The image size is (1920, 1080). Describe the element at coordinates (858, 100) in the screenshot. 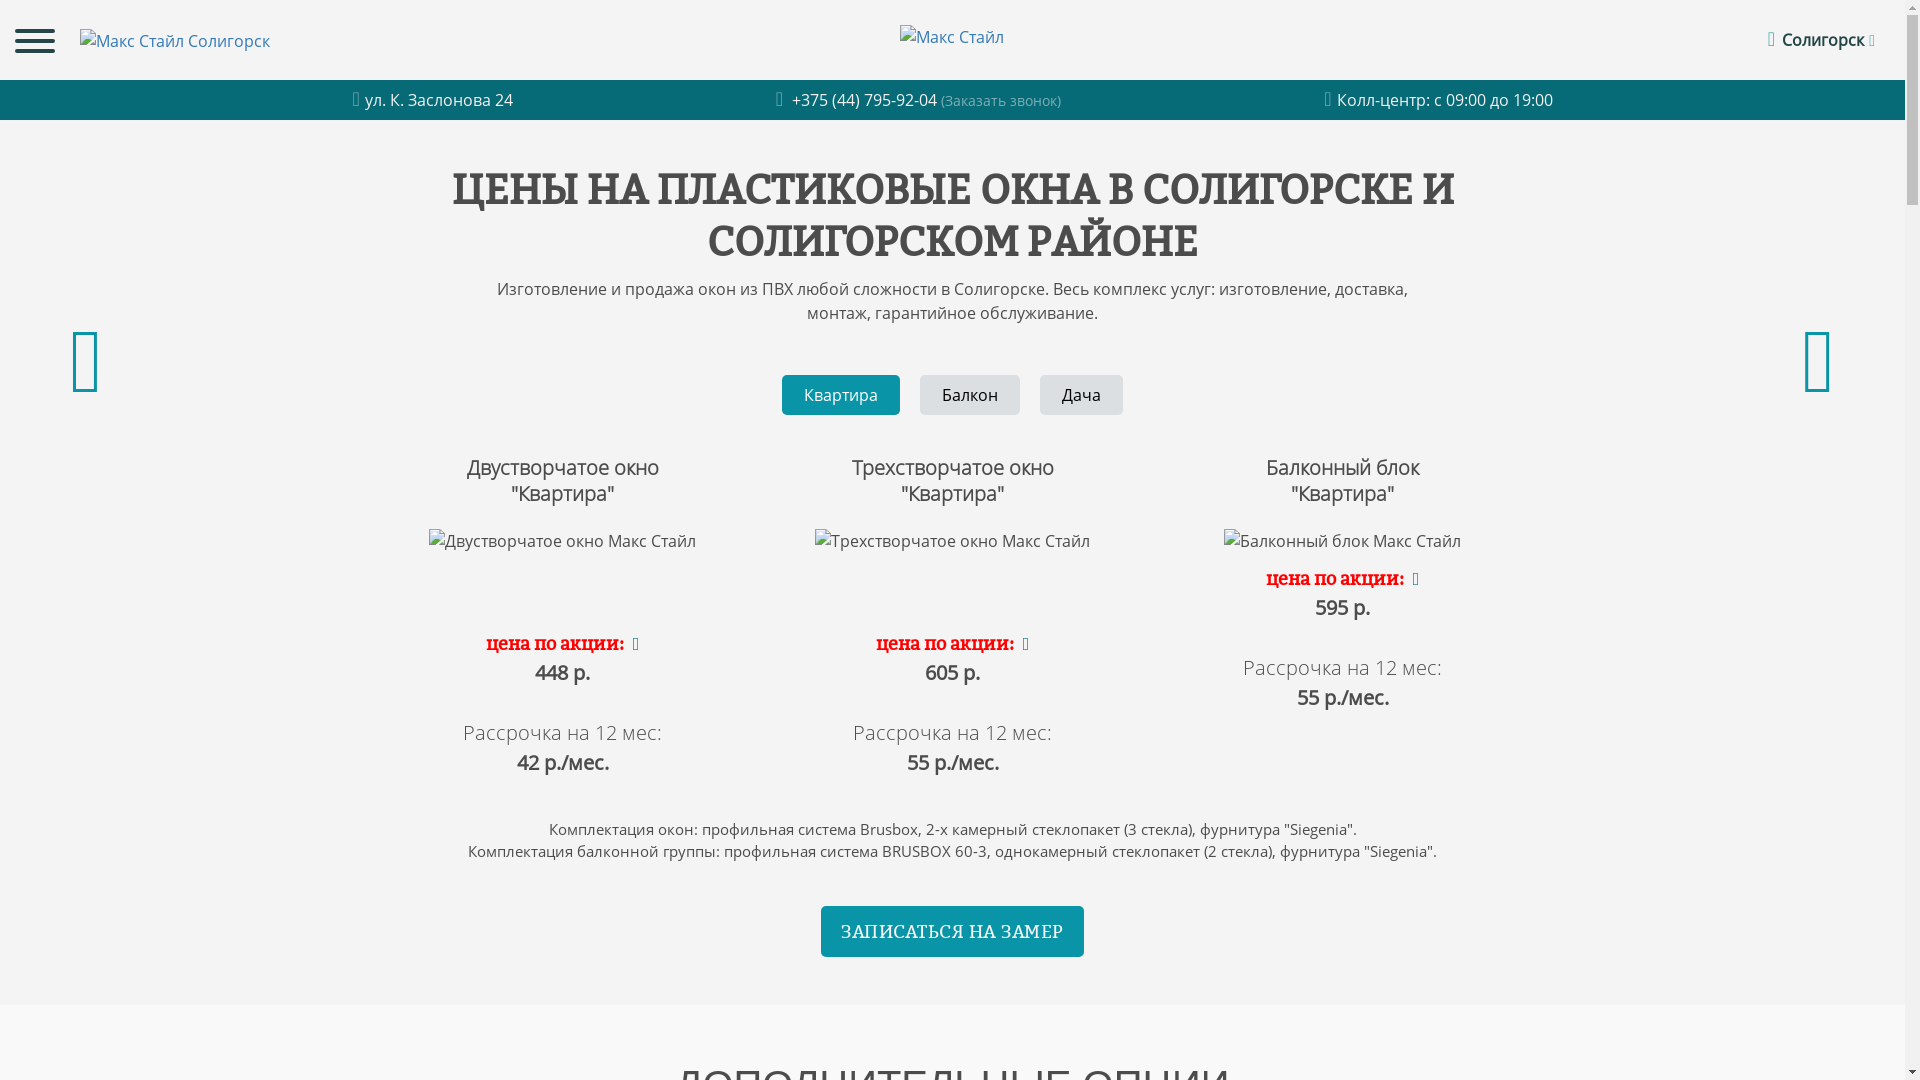

I see `'+375 (44) 795-92-04'` at that location.